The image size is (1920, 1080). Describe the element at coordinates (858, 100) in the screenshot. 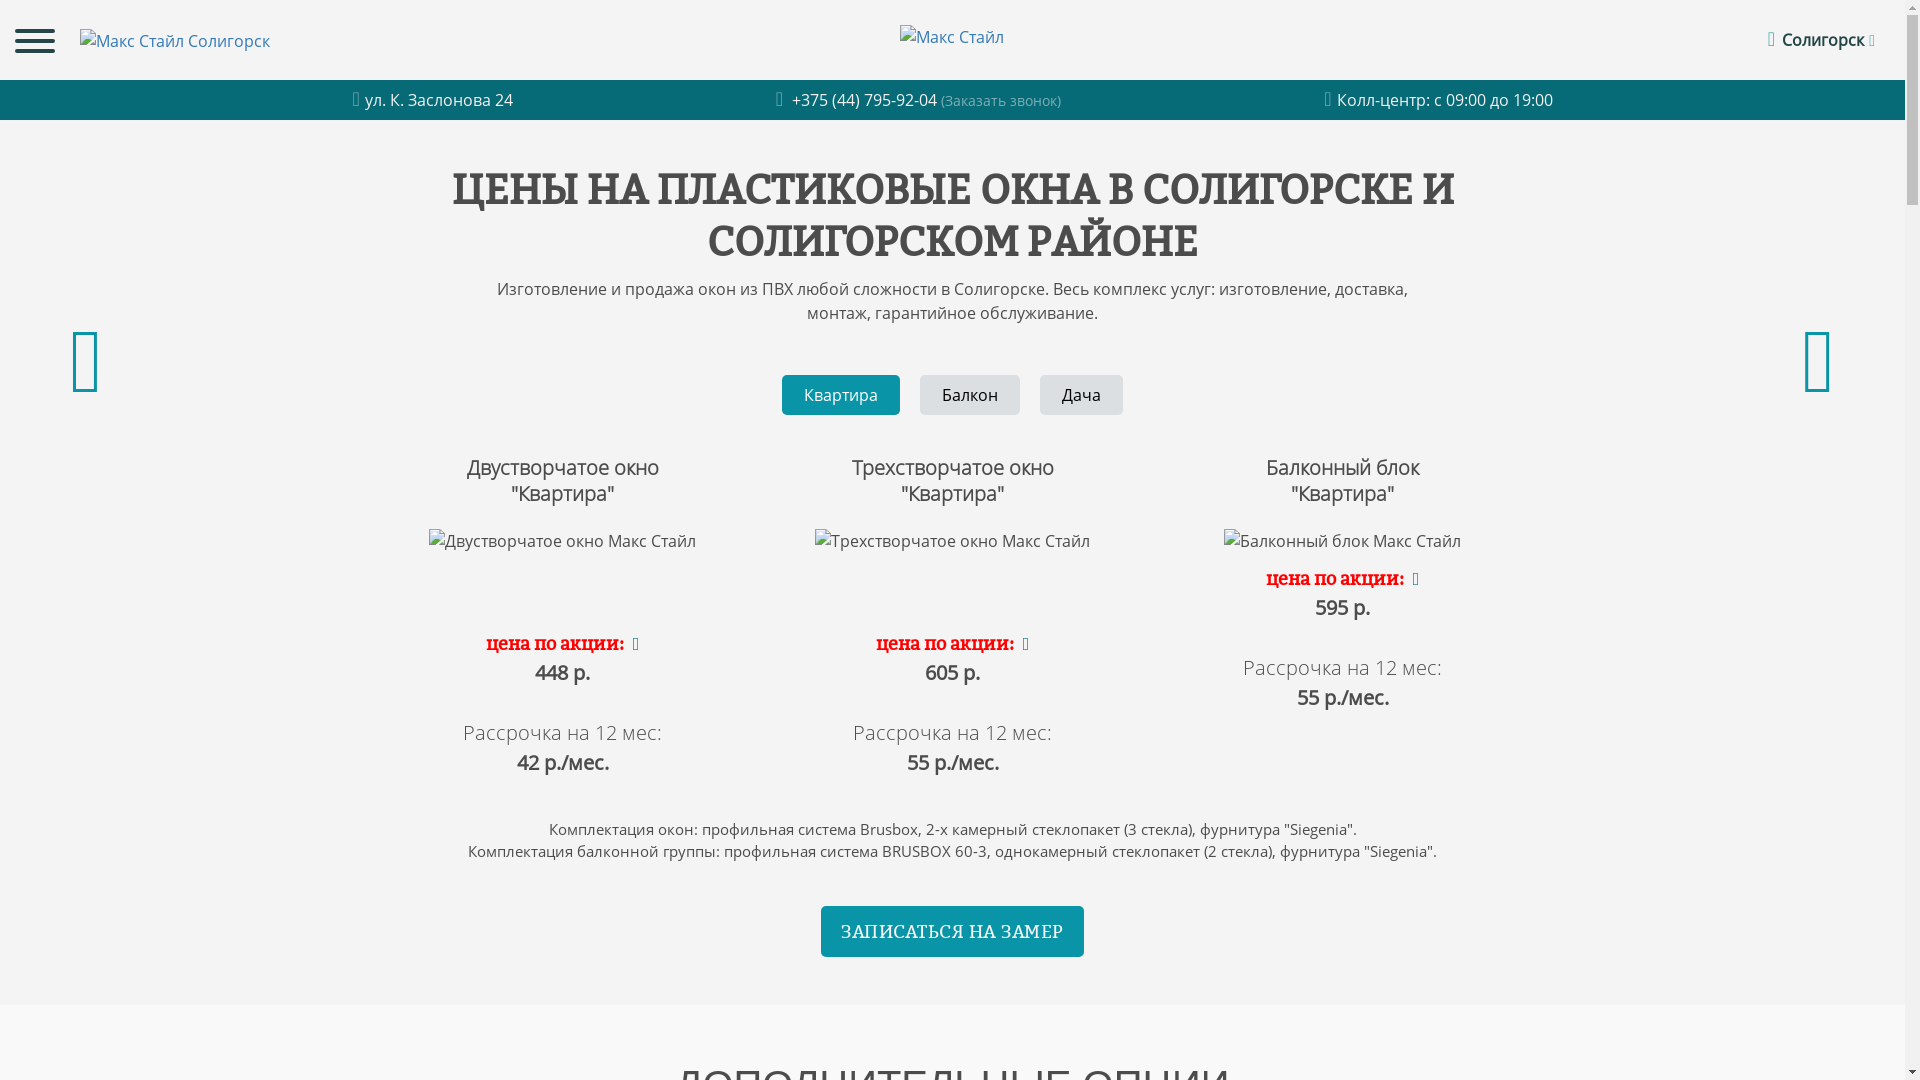

I see `'+375 (44) 795-92-04'` at that location.